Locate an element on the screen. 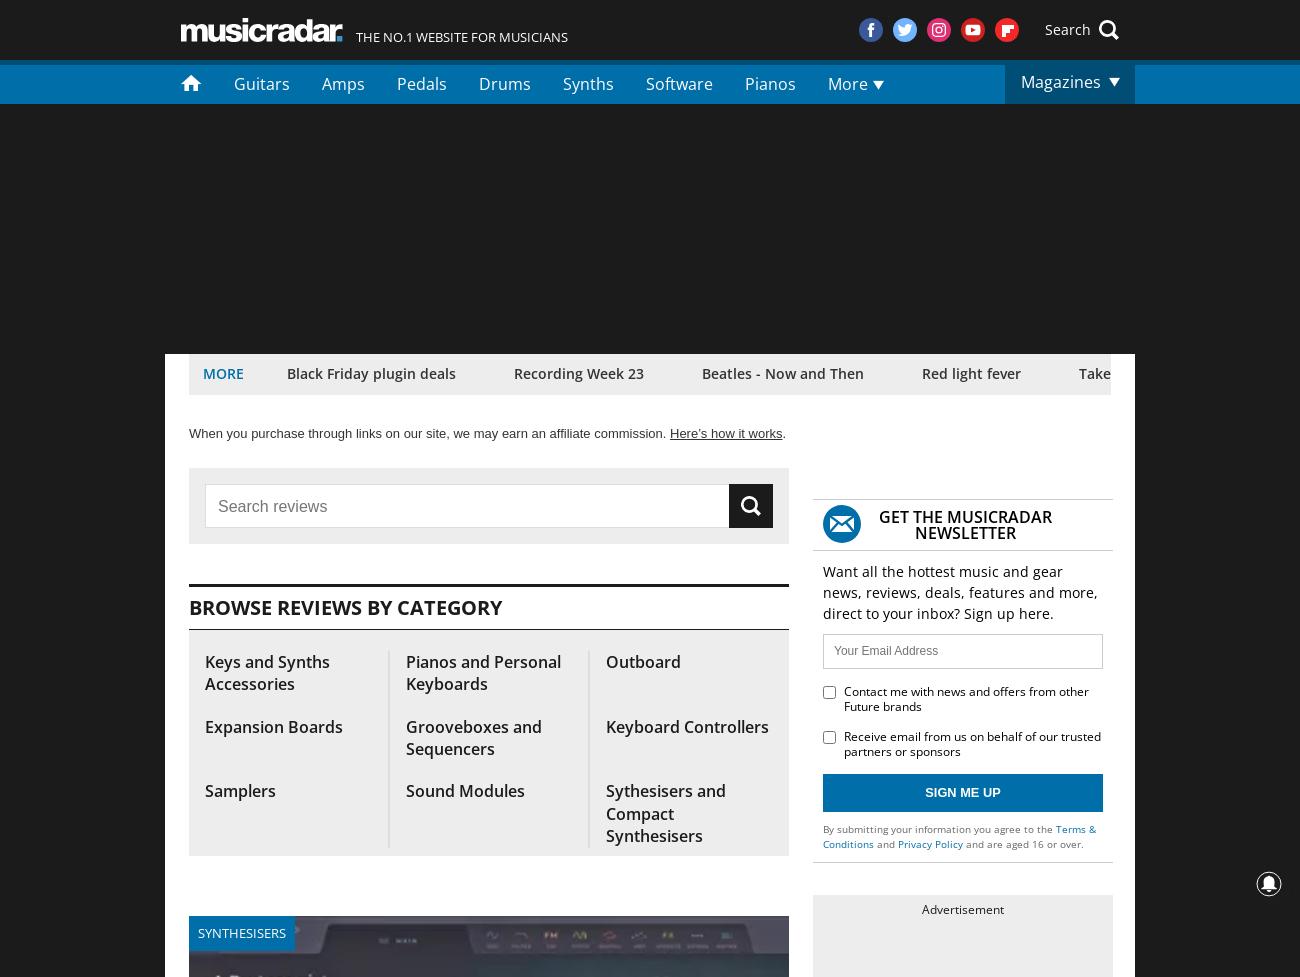  'Outboard' is located at coordinates (643, 661).